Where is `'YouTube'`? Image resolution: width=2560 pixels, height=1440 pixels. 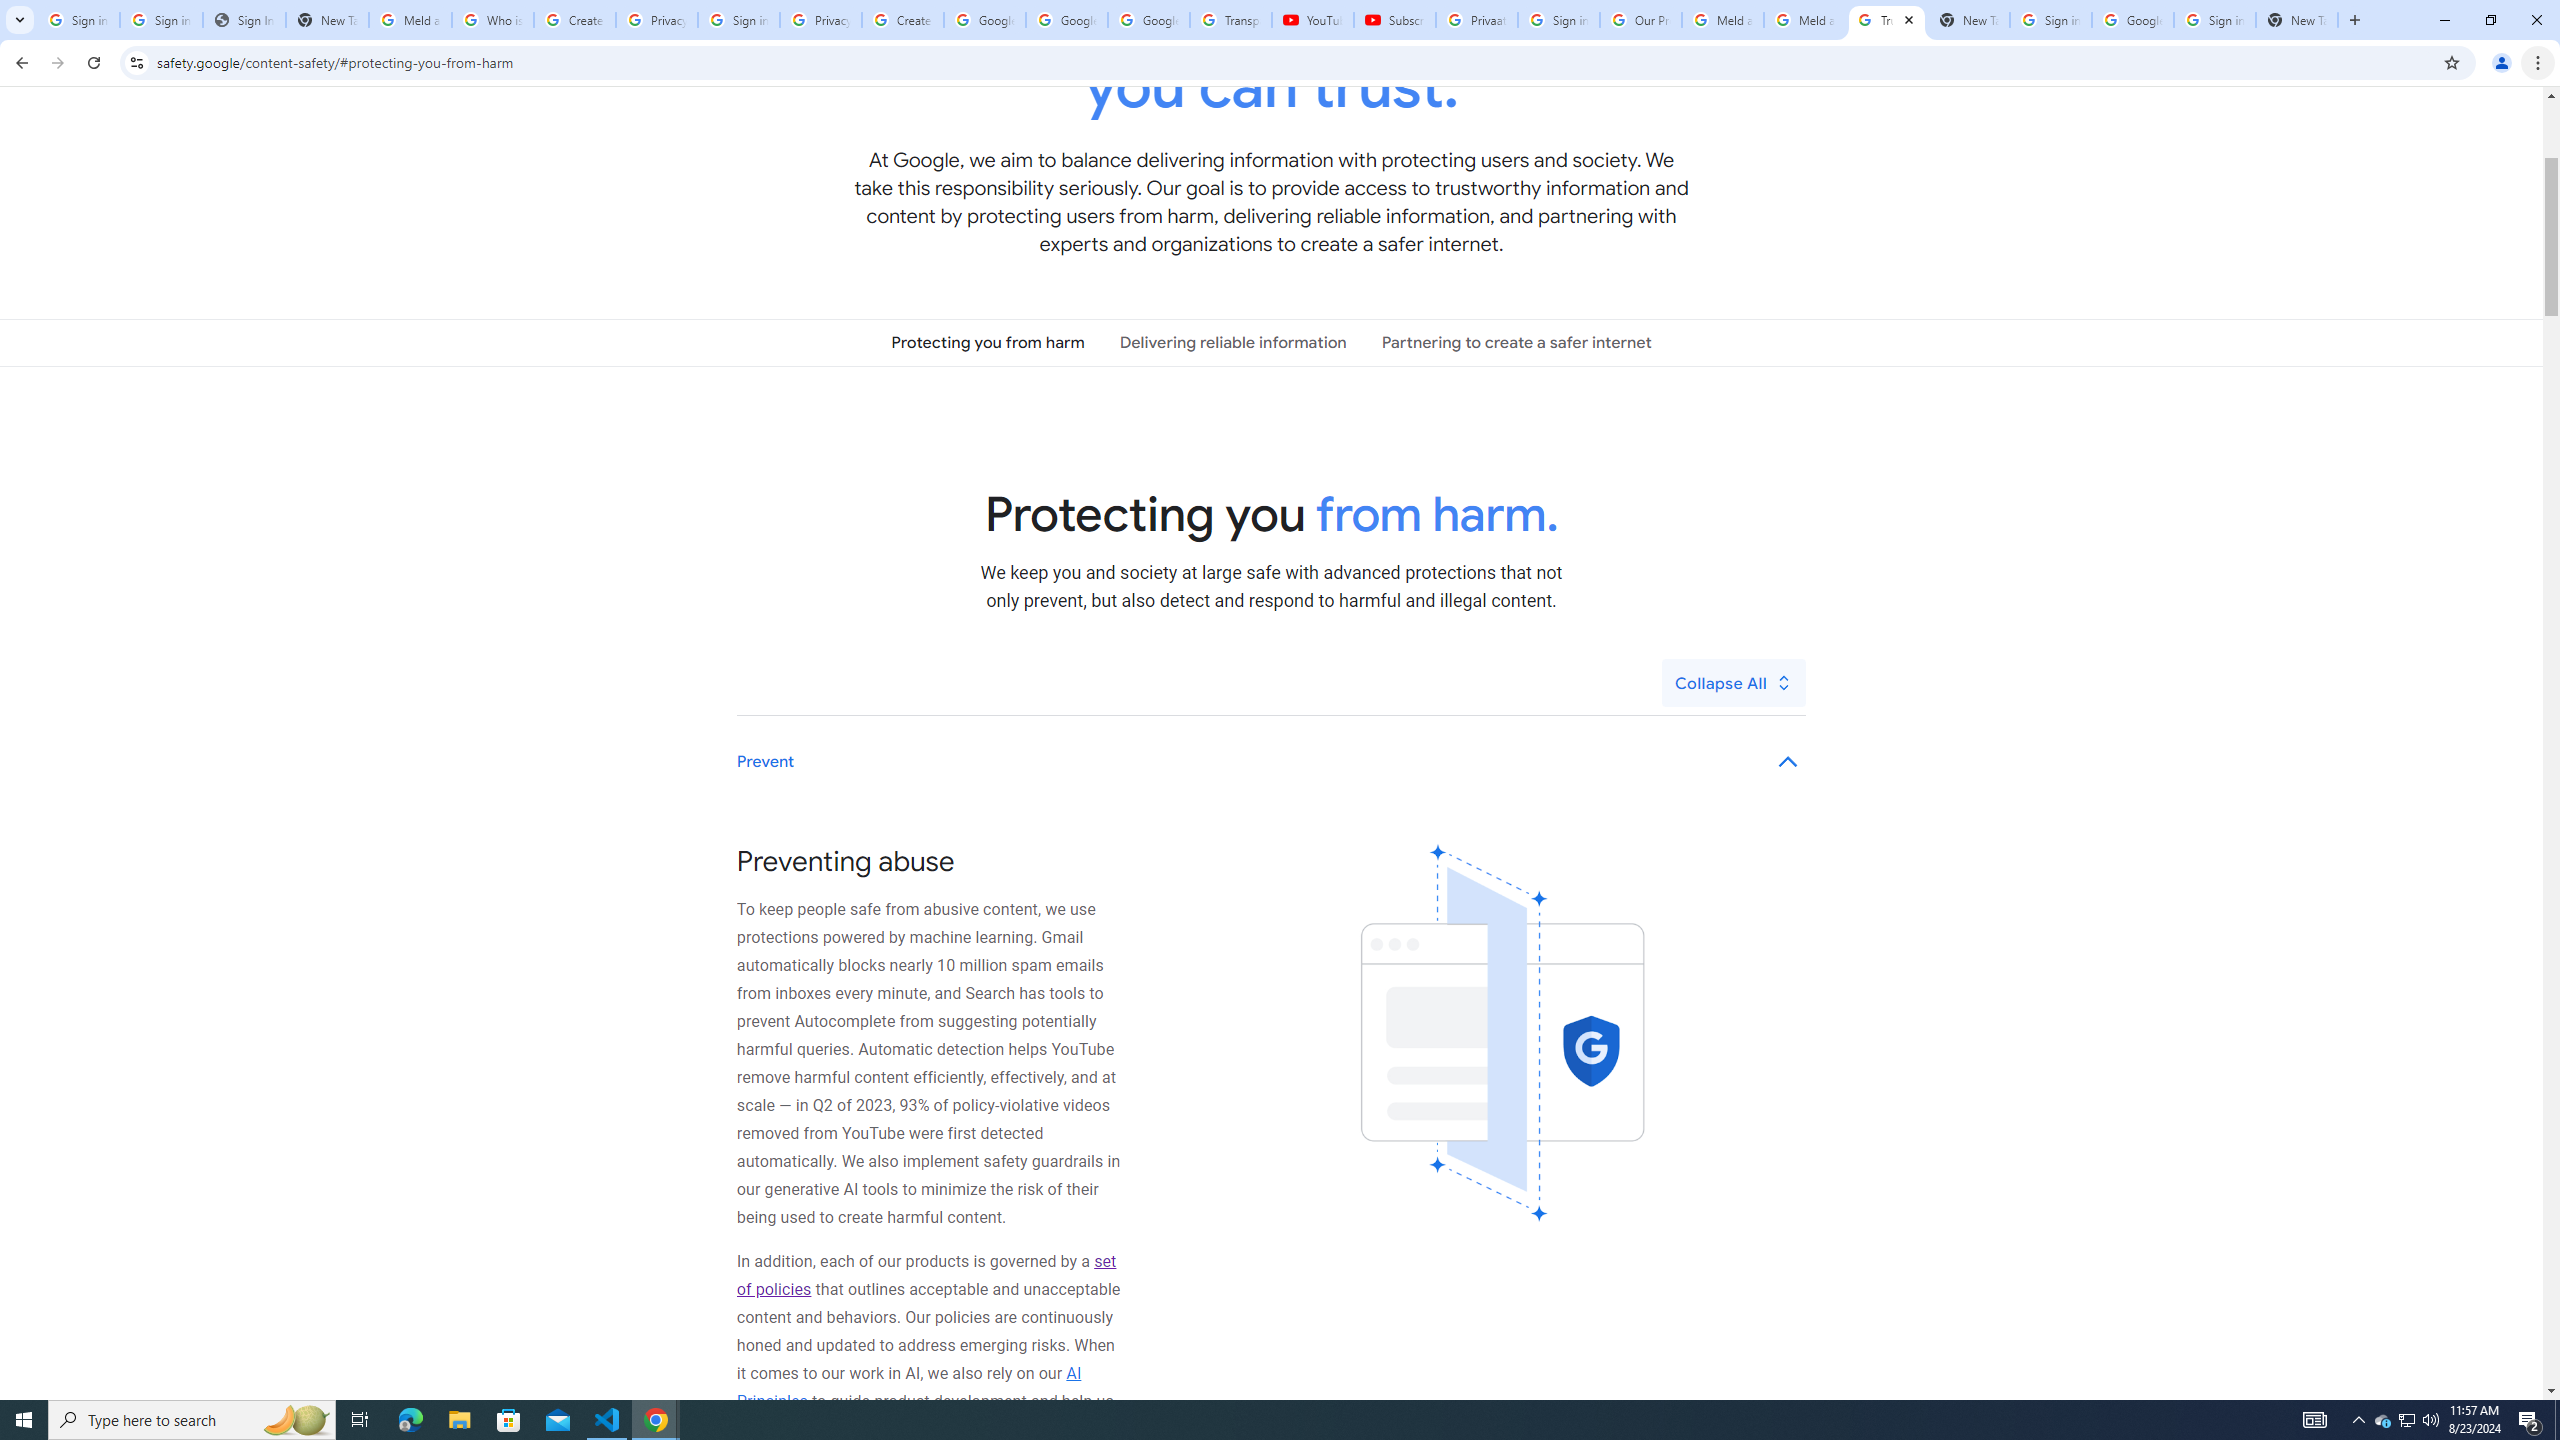 'YouTube' is located at coordinates (1312, 19).